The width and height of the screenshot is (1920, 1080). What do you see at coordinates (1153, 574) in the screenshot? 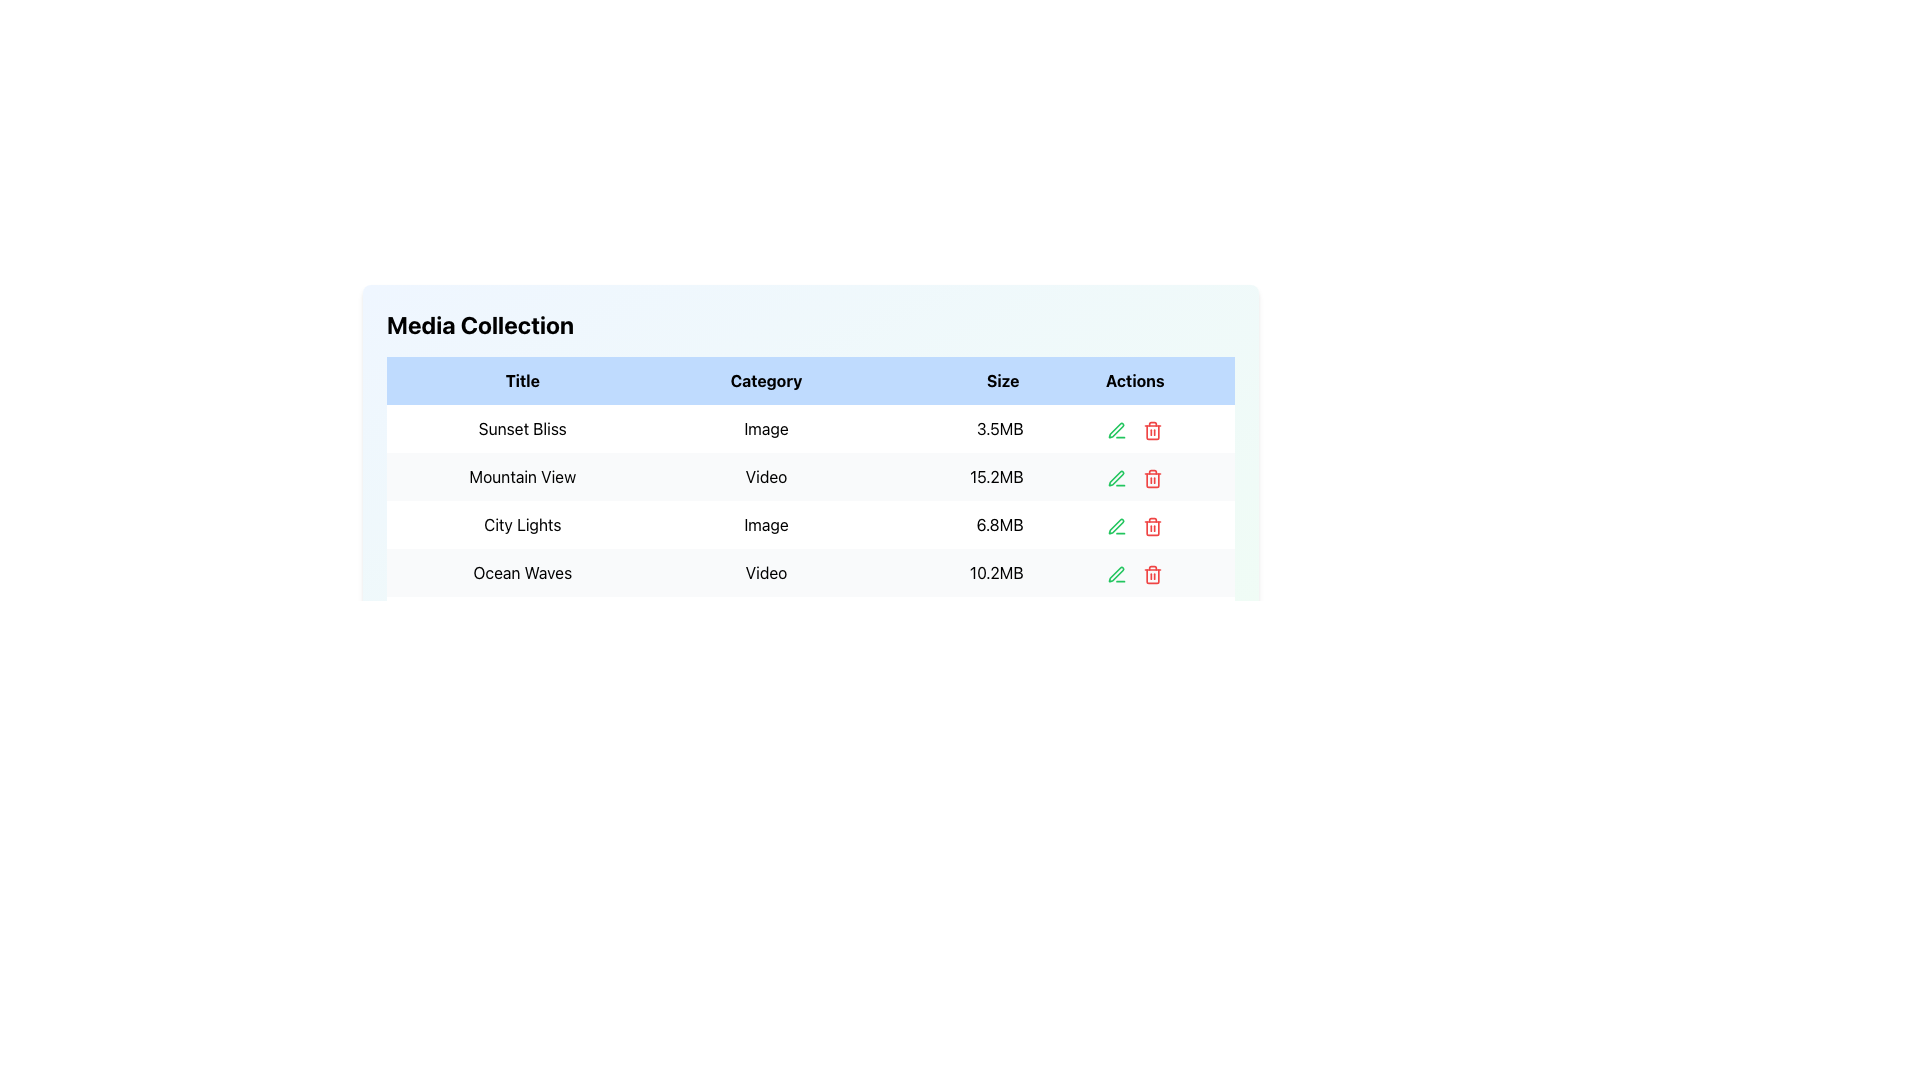
I see `the 'Trash Bin' styled button icon in the 'Actions' column of the fourth row of the 'Media Collection' table` at bounding box center [1153, 574].